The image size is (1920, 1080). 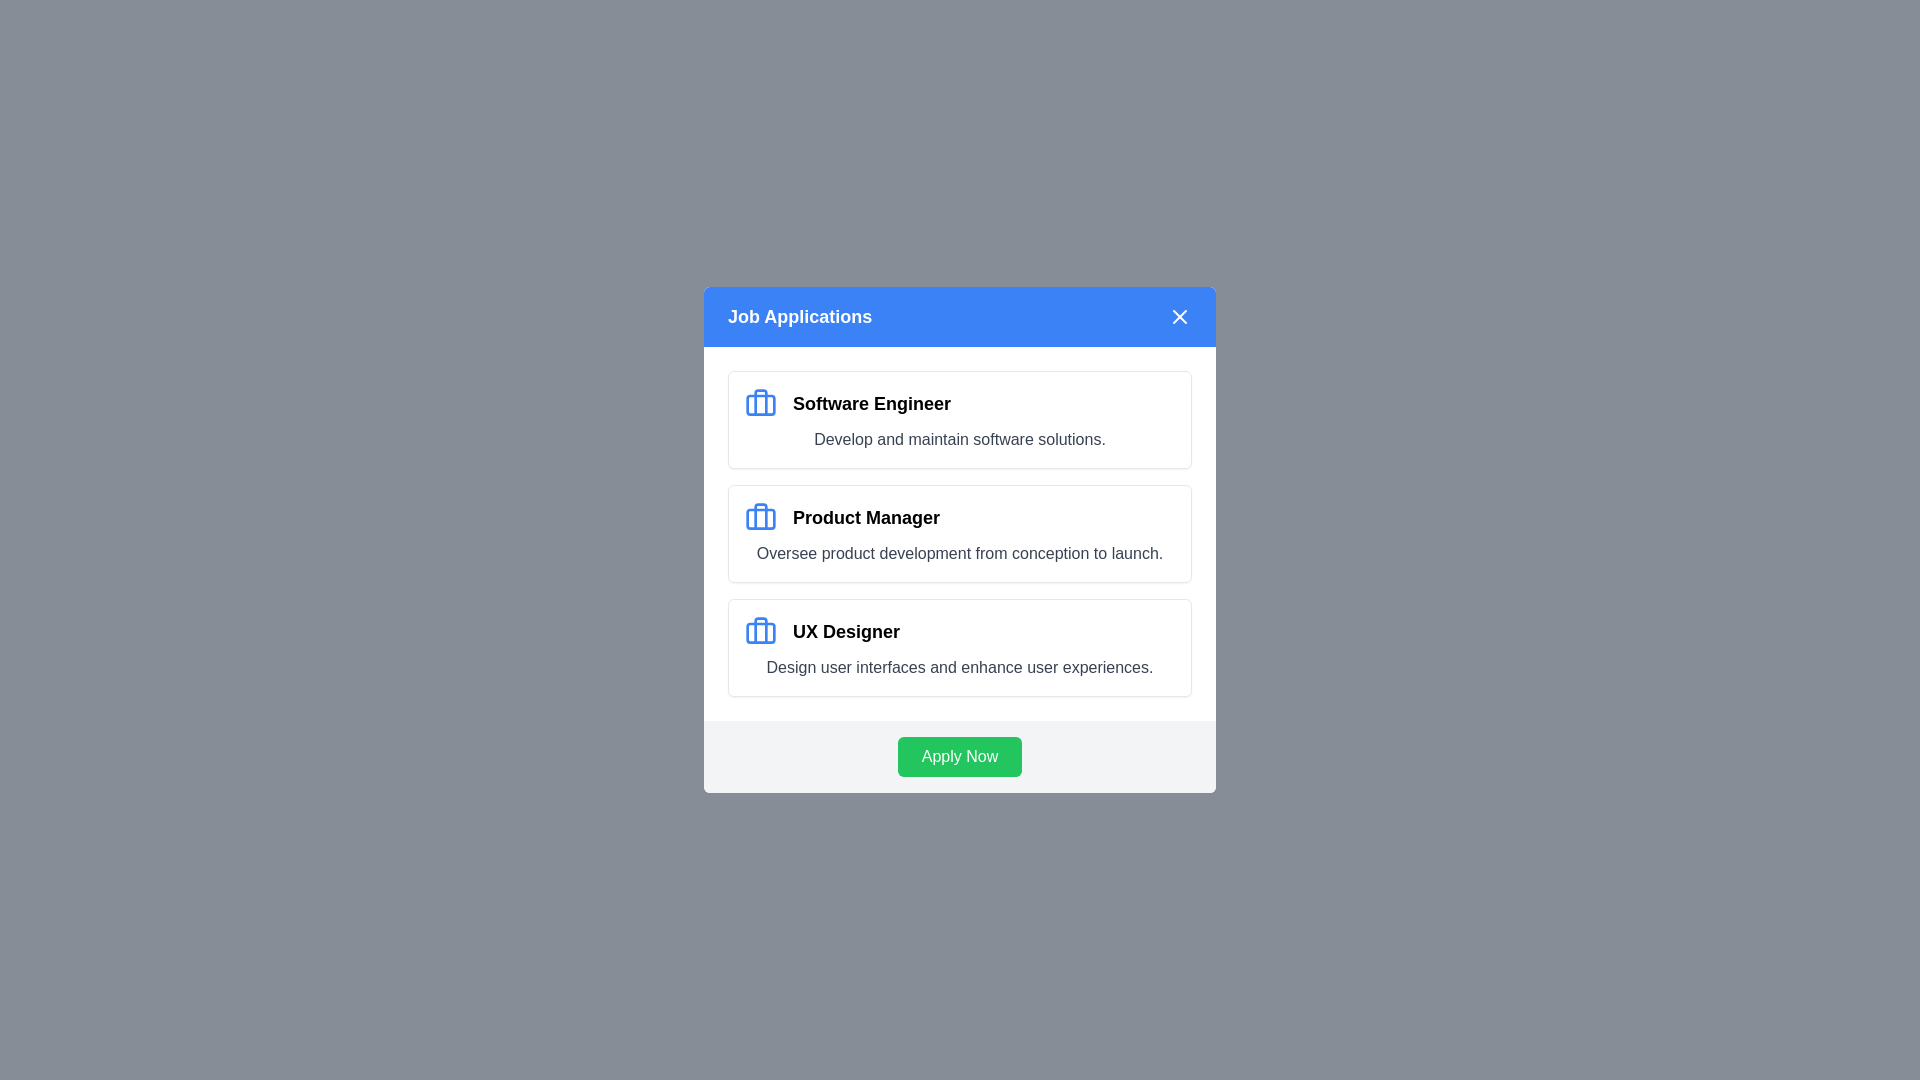 What do you see at coordinates (960, 667) in the screenshot?
I see `the detailed description text of the 'UX Designer' role located directly beneath the bold title in the bottom card of the modal window to check for tooltips` at bounding box center [960, 667].